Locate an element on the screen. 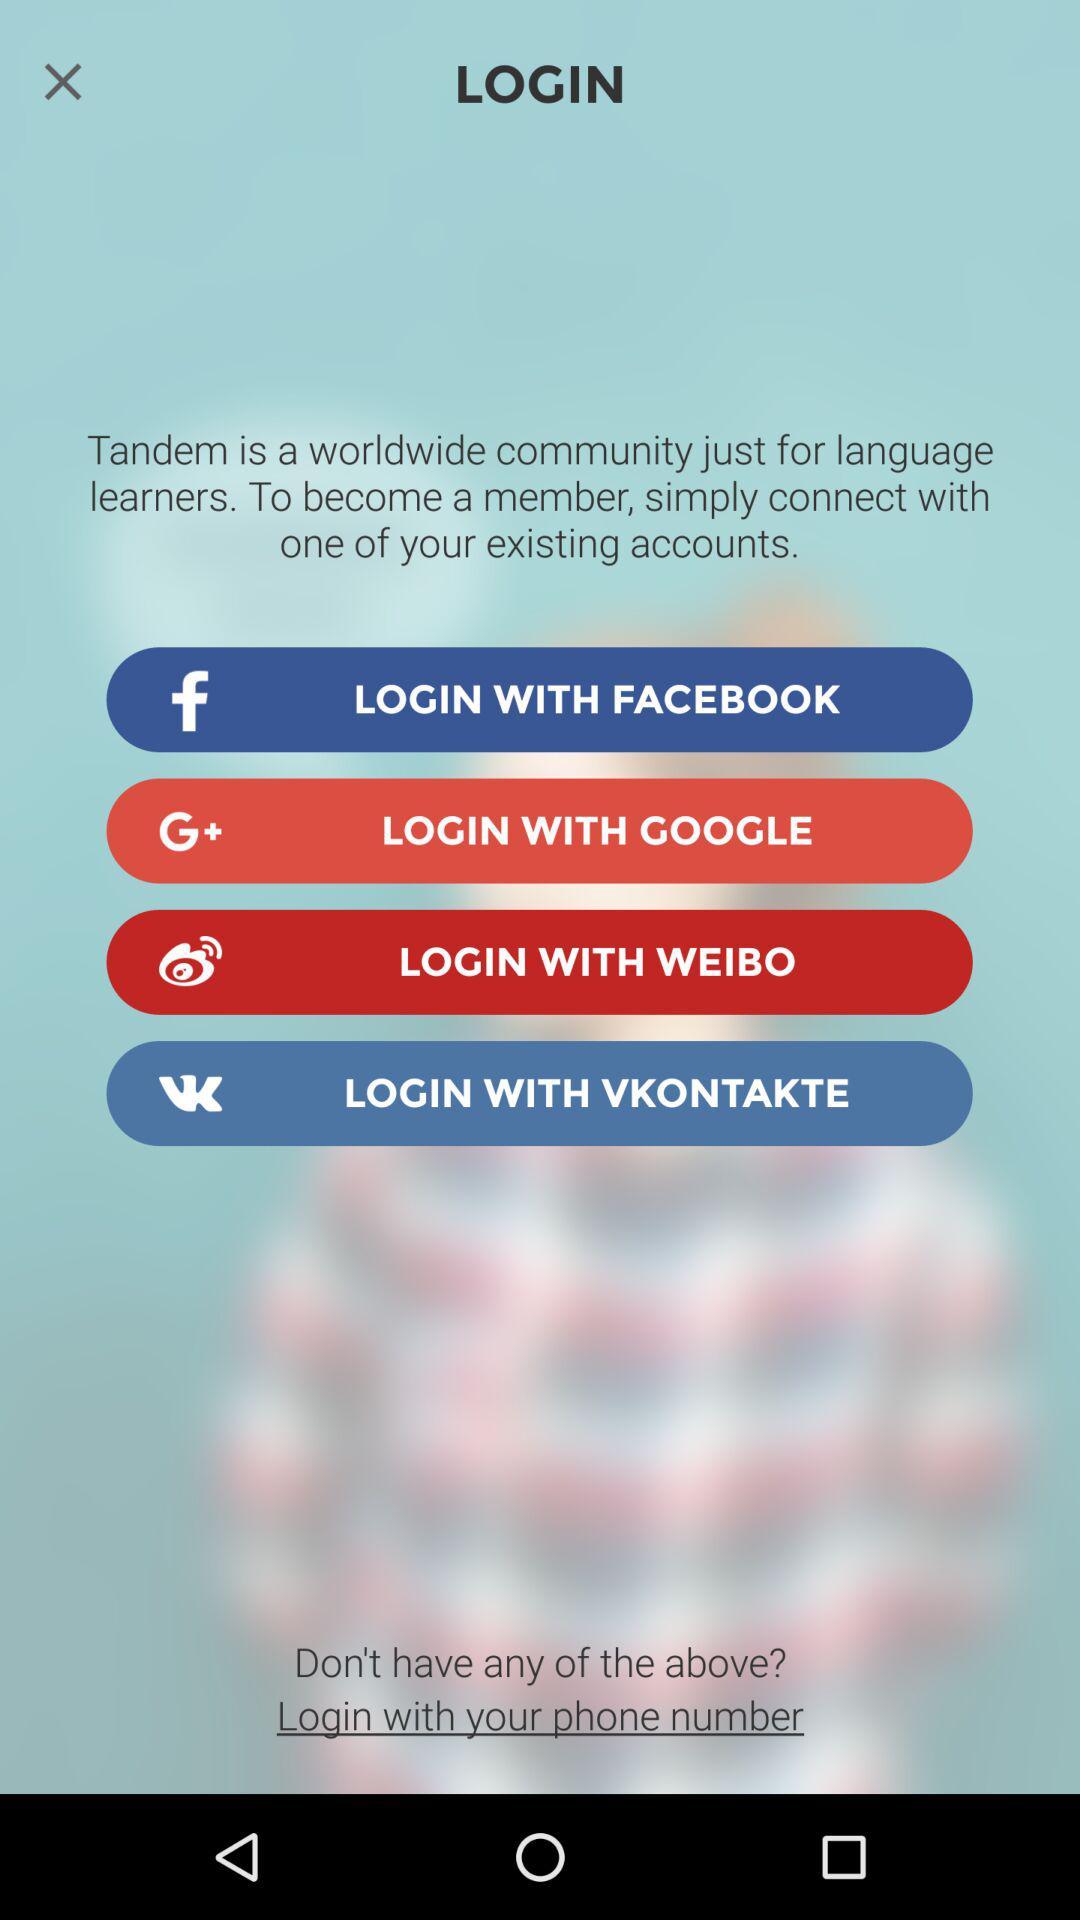 This screenshot has width=1080, height=1920. the page is located at coordinates (61, 80).